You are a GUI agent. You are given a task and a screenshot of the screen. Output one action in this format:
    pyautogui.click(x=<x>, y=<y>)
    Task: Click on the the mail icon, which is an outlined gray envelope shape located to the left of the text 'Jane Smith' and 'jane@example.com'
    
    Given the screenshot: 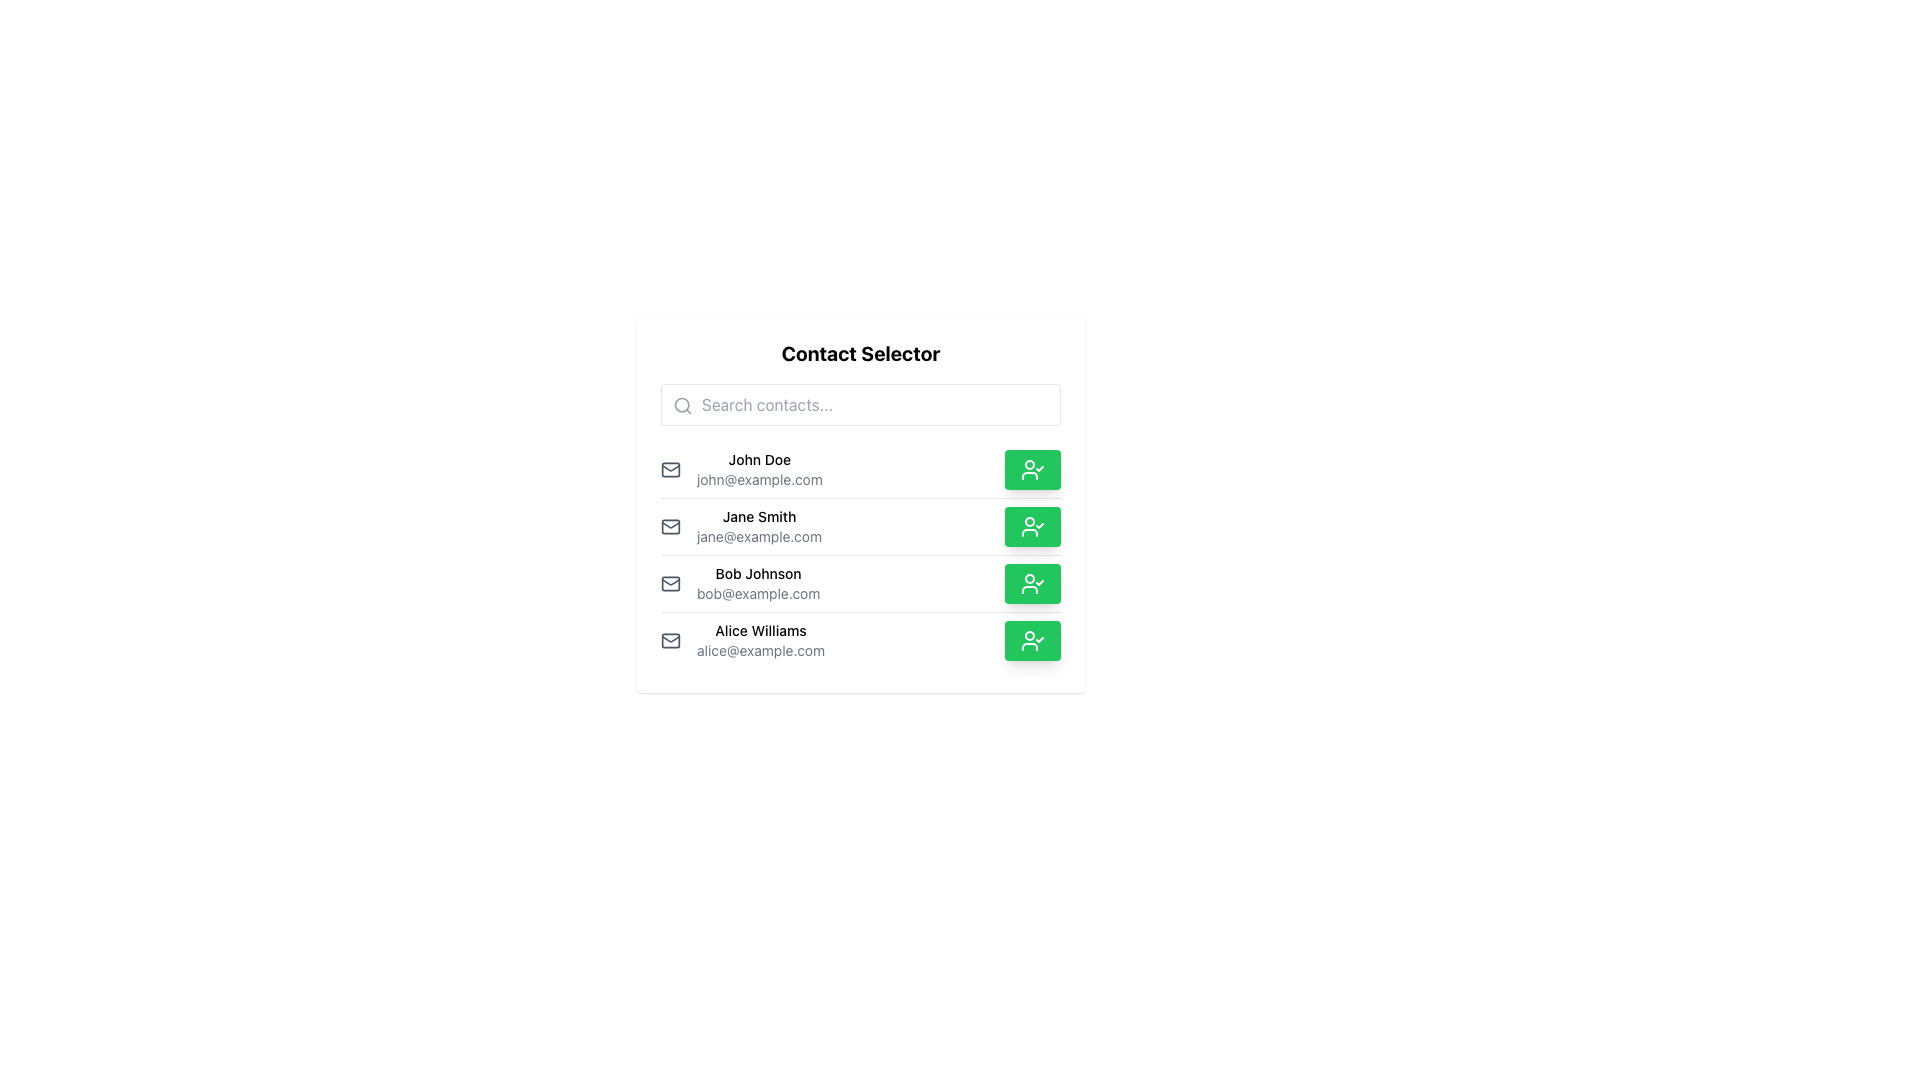 What is the action you would take?
    pyautogui.click(x=671, y=526)
    